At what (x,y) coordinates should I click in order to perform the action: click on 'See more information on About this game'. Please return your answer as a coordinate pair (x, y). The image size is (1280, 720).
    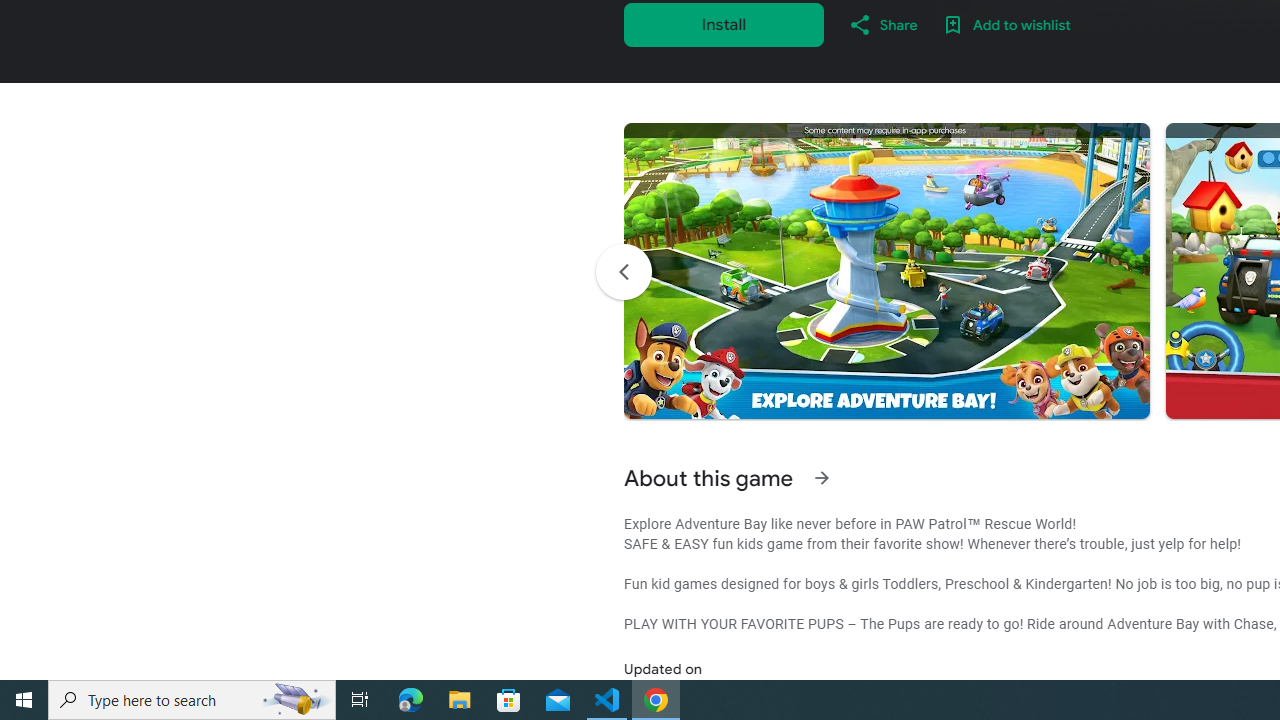
    Looking at the image, I should click on (821, 478).